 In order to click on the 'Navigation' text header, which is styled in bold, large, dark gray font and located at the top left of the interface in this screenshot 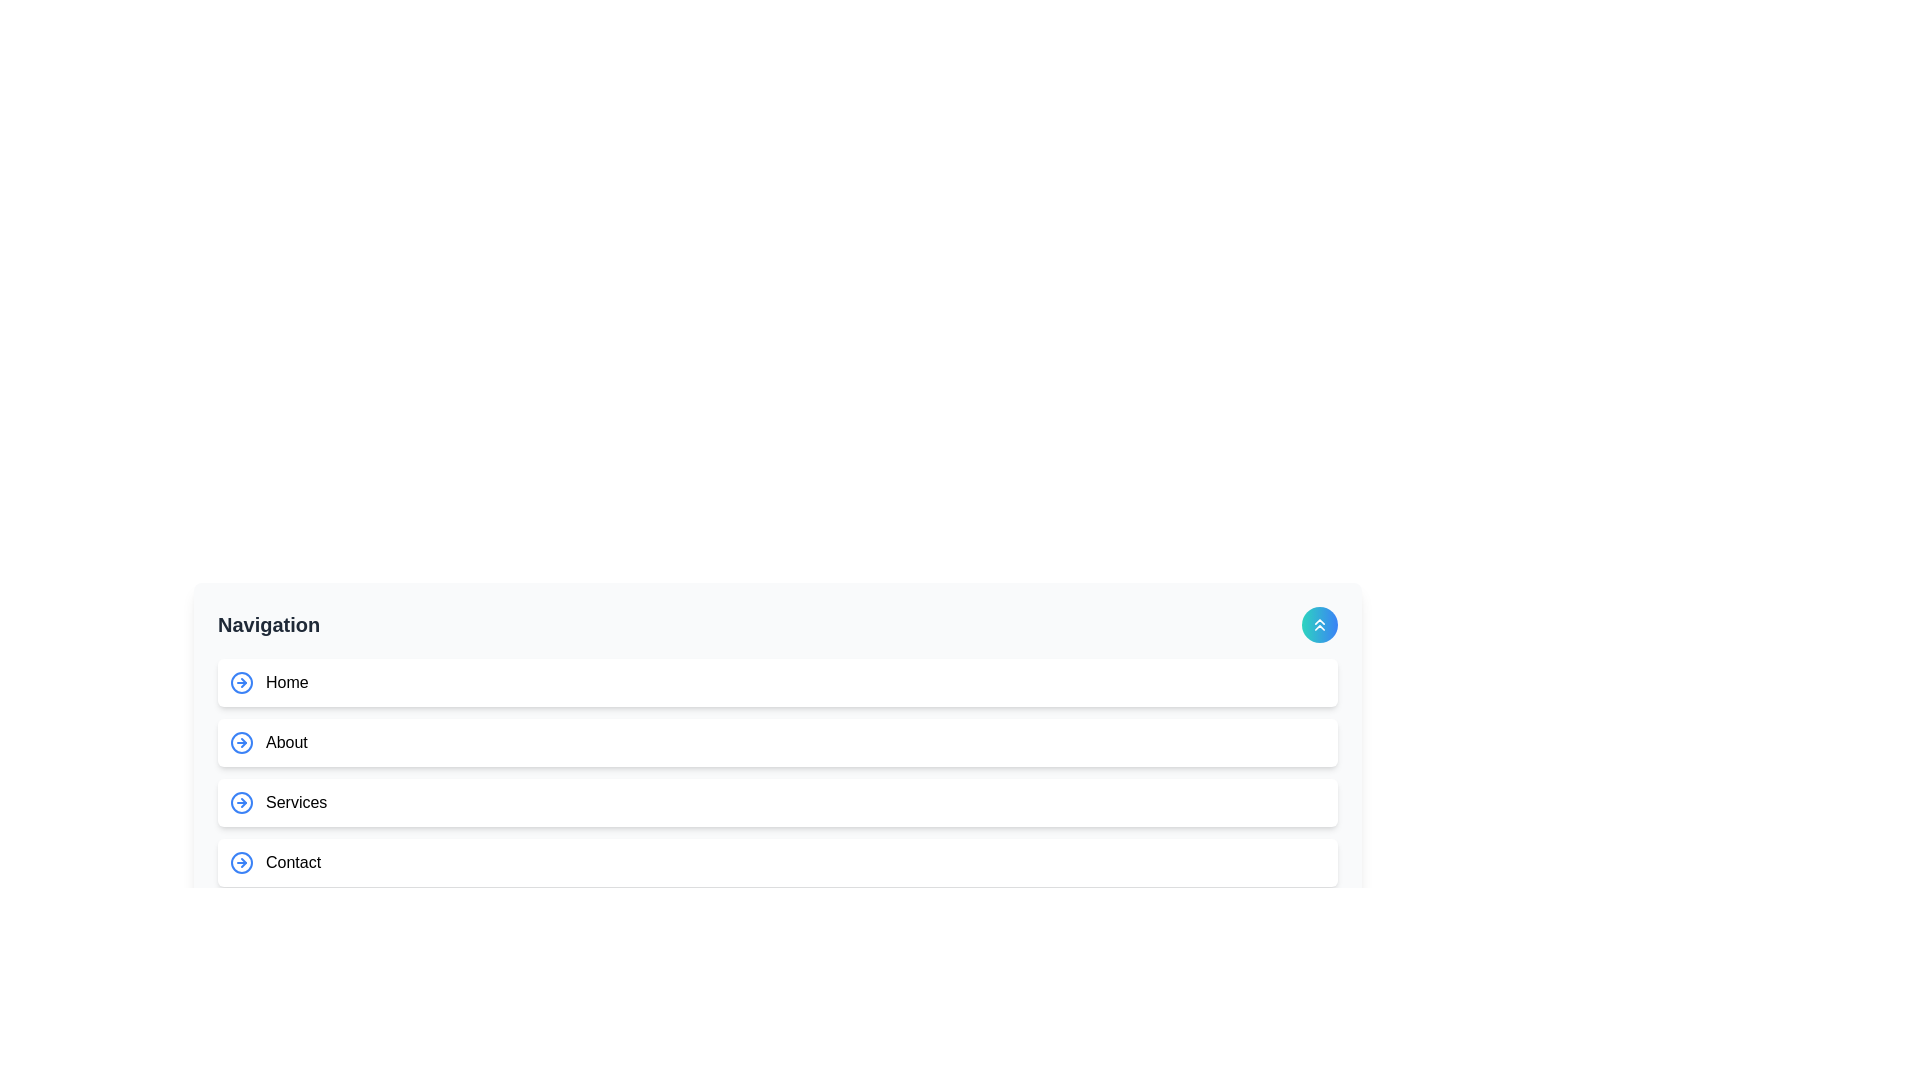, I will do `click(268, 623)`.